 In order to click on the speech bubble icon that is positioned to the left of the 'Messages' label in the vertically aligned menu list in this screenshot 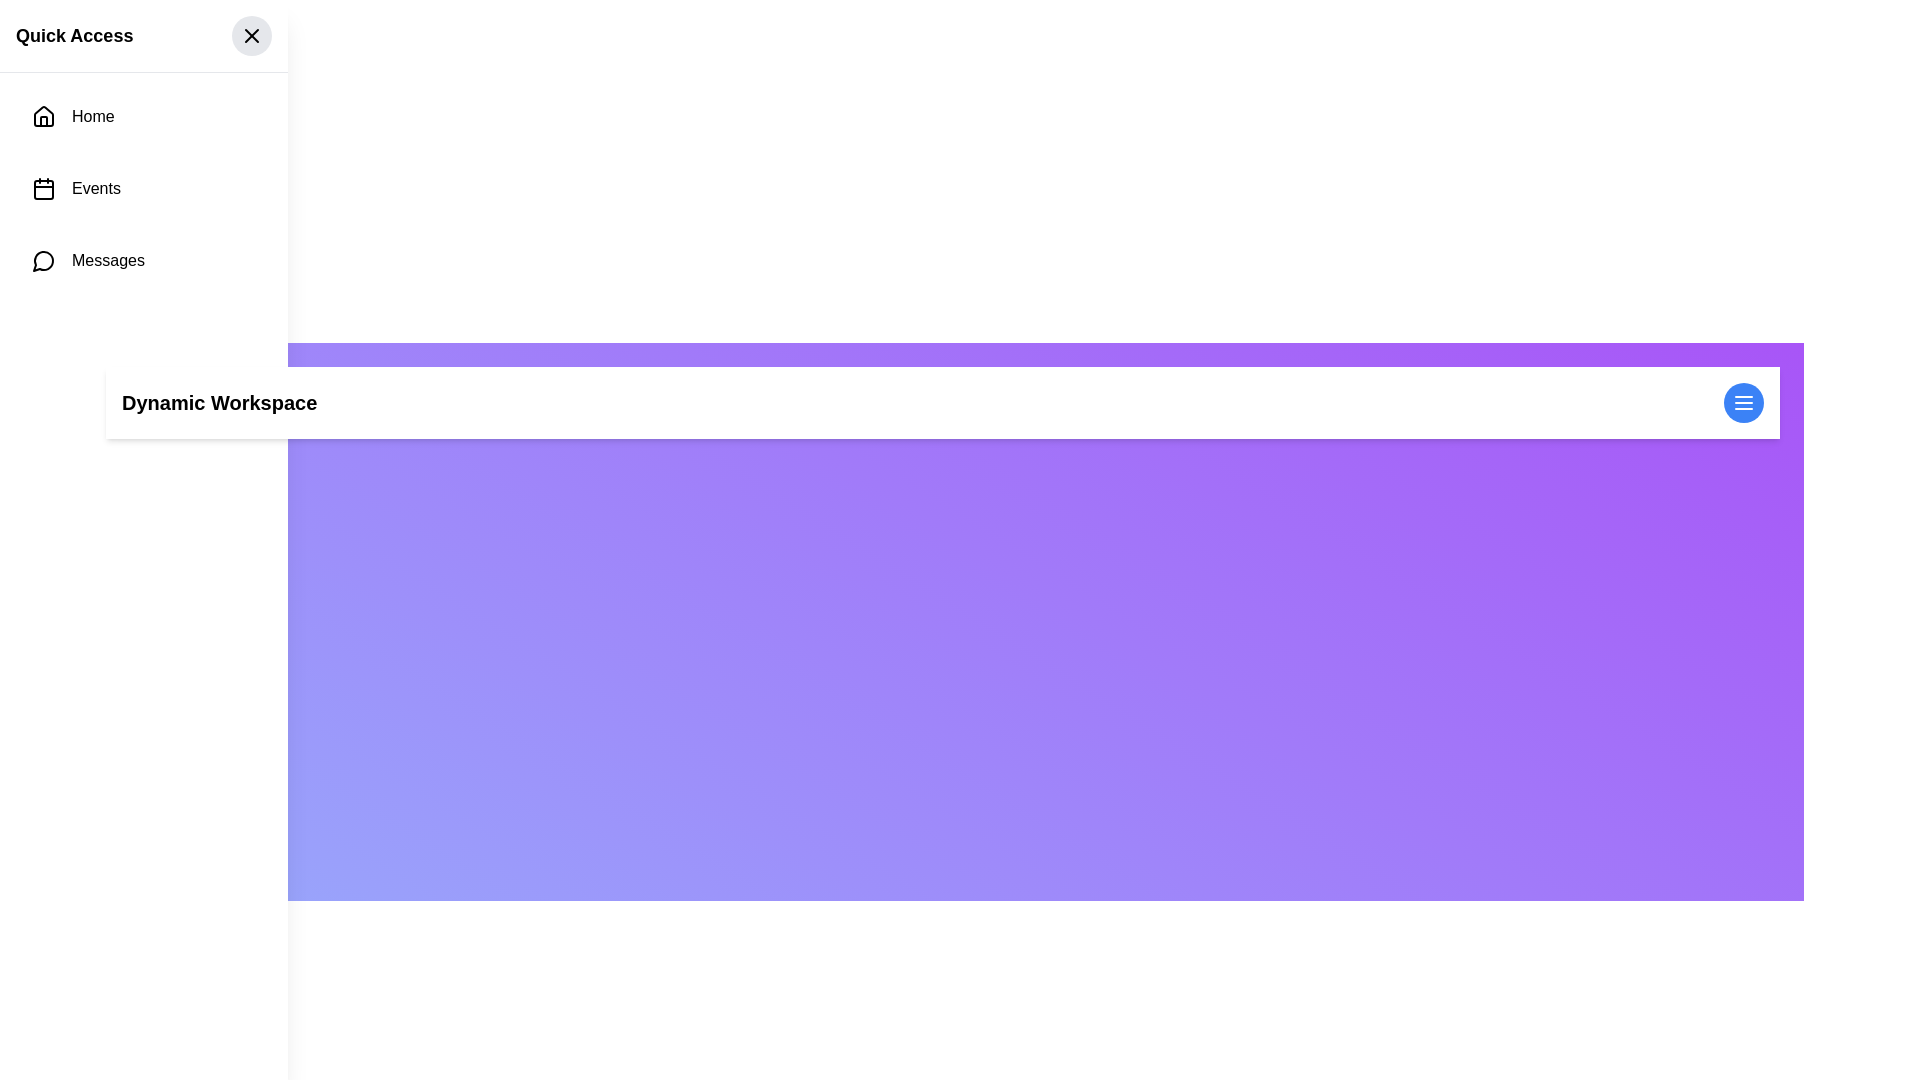, I will do `click(43, 260)`.